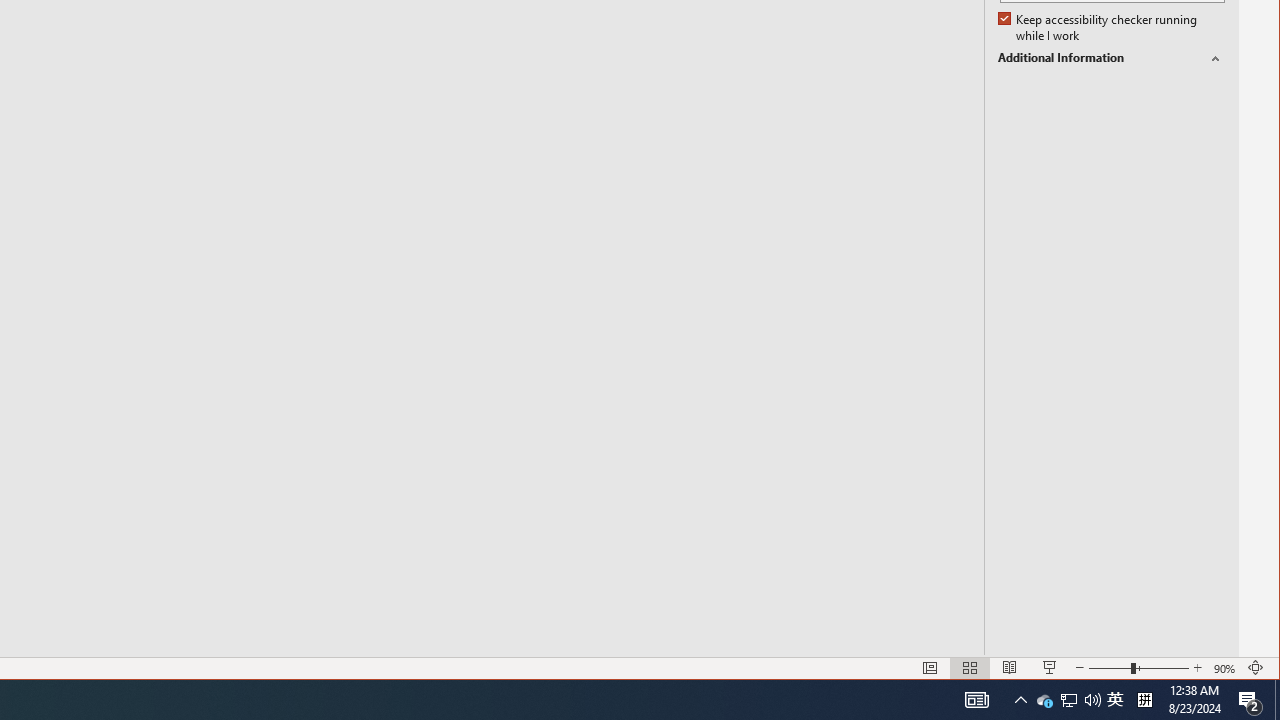 The width and height of the screenshot is (1280, 720). Describe the element at coordinates (1068, 698) in the screenshot. I see `'Notification Chevron'` at that location.